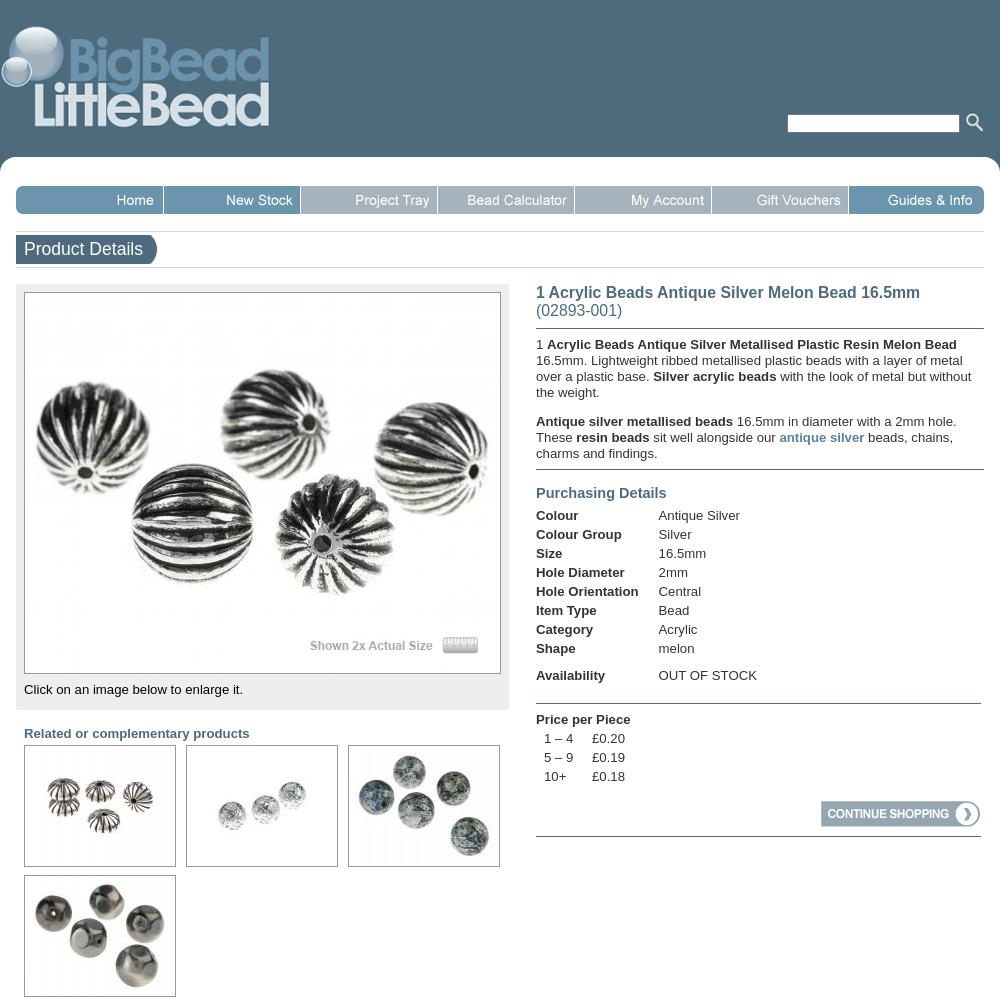 Image resolution: width=1000 pixels, height=1000 pixels. Describe the element at coordinates (24, 732) in the screenshot. I see `'Related or complementary products'` at that location.